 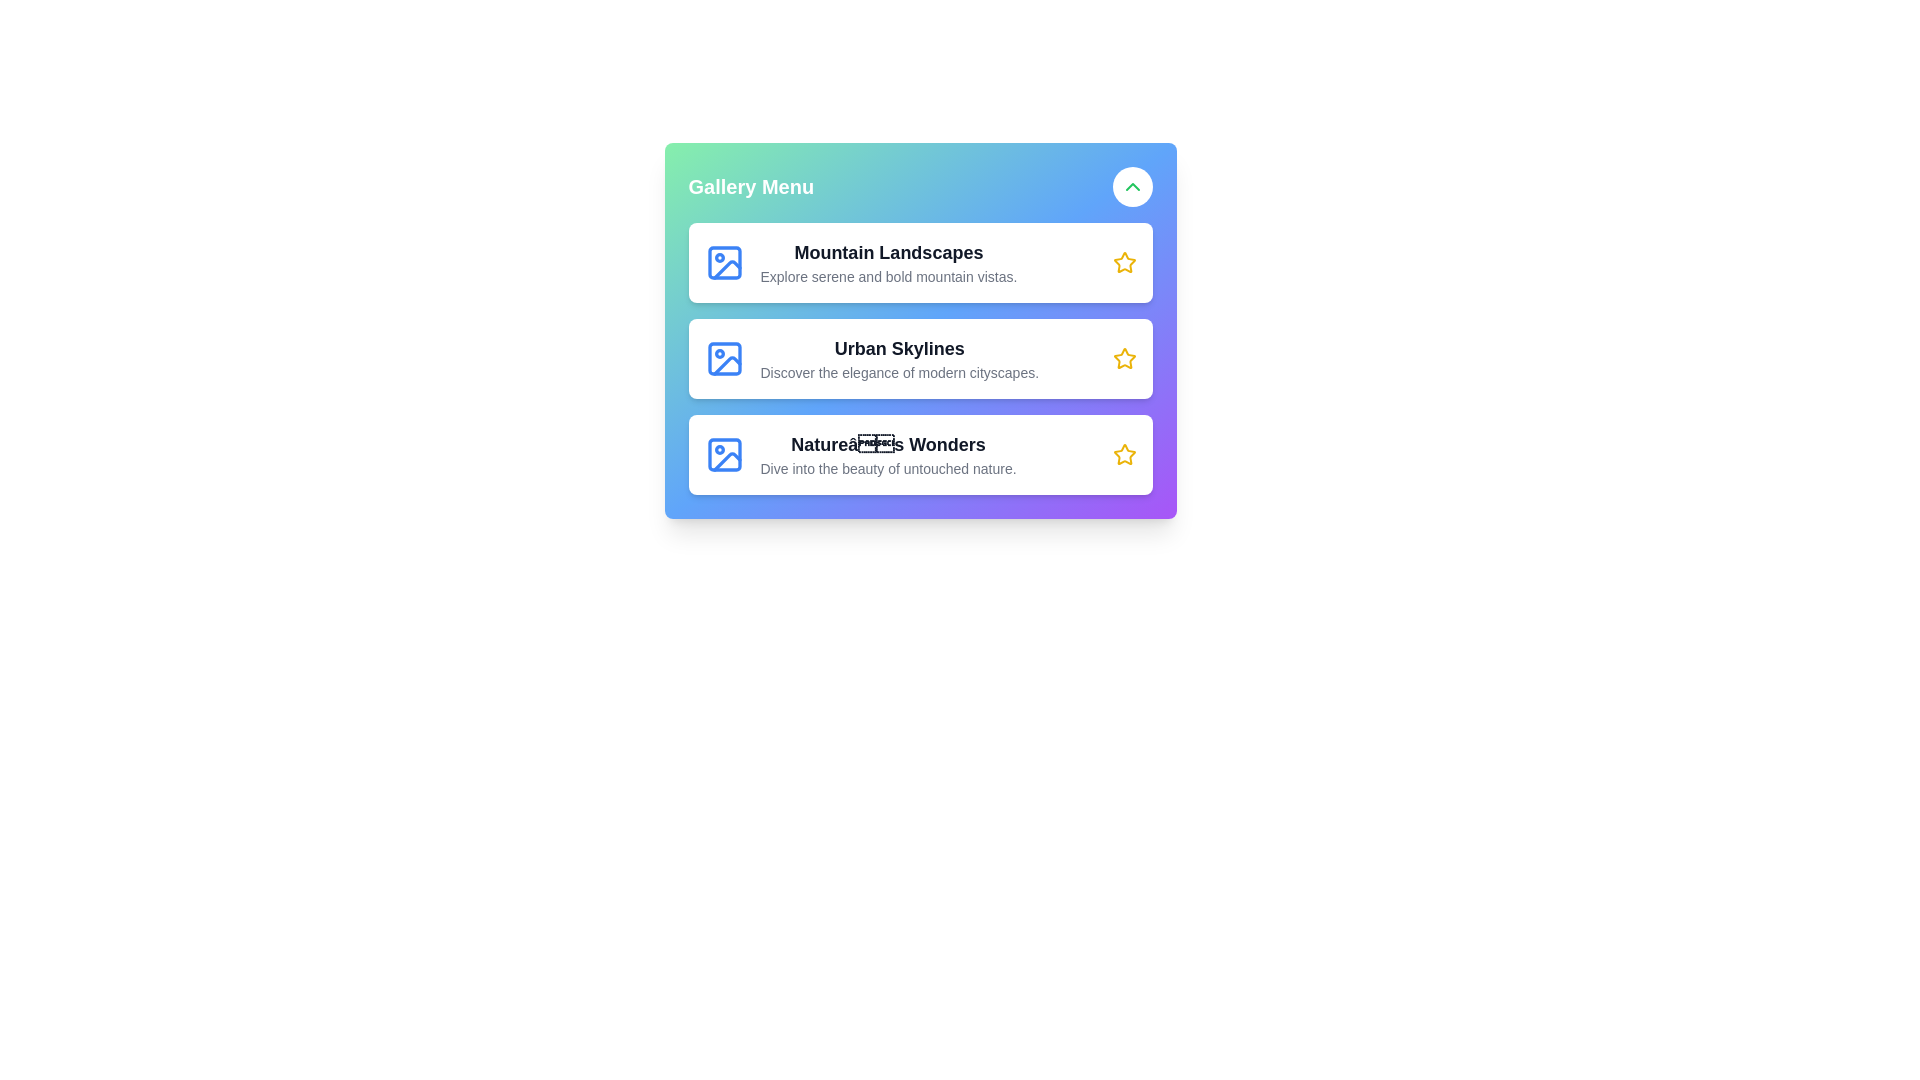 What do you see at coordinates (919, 261) in the screenshot?
I see `the gallery item Mountain Landscapes to trigger its hover effect` at bounding box center [919, 261].